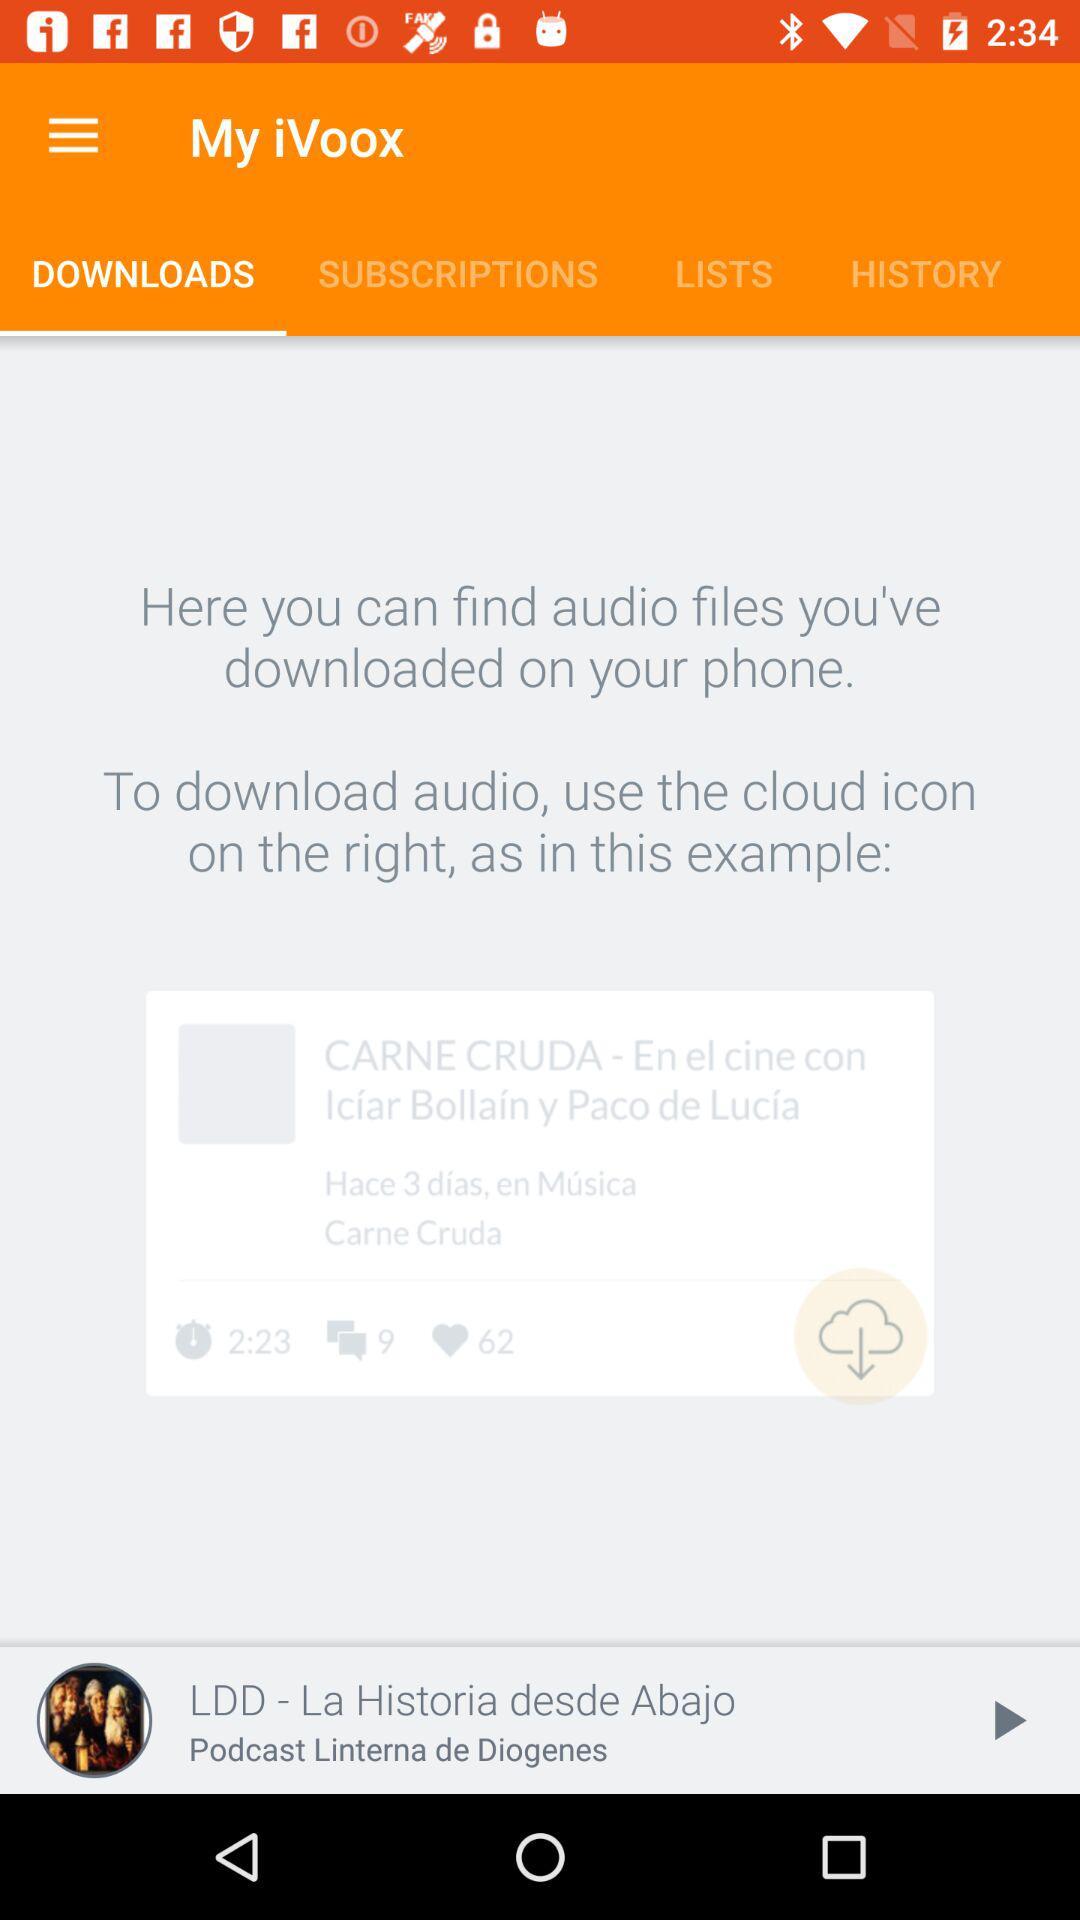 The width and height of the screenshot is (1080, 1920). I want to click on icon next to the my ivoox, so click(72, 135).